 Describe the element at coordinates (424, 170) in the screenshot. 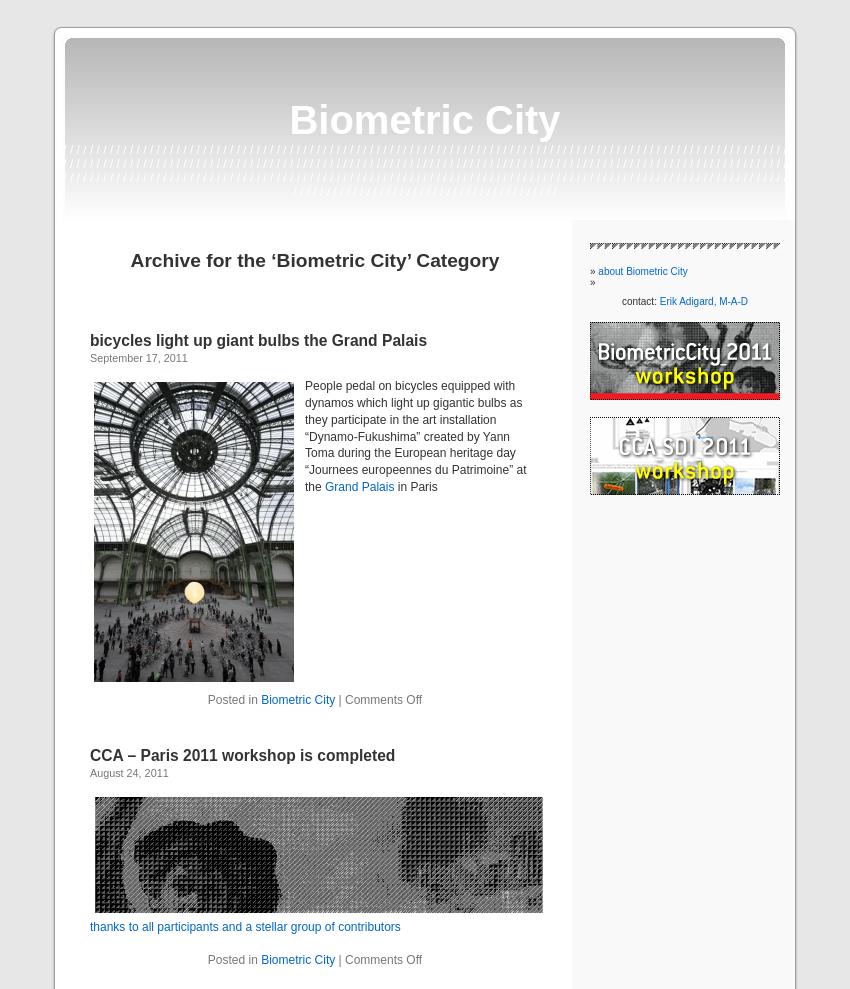

I see `'/ / / / / / / / / / / / / / / / / / / / / / / / / / / / / / / / / / / / / / / / / / / / / / / / / / / / / / / / / / / / / / / / / / / / / / / / / / / / / / / / / / / / / / / / / / / / / / / / / / / / / / / / / / / / / / / / / / / / / / / / / / / / / / / / / / / / / / / / / / / / / / / / / / / / / / / / / / / / / / / / / / / / / / / / / / / / / / / / / / / / / / / / / / / / / / / / / / / / / / / / / / / / / / / / / / / / / / / / / / / / / / / / / / / / / / / / / / / / / / / / / / / / / / / / / / / / / / / / / / / / / / / / / / / / / / / / / / / / / / / / / / / / / / / / / / / / / / / / / / / / / / / / / / / / / / / / / / / / / / / / / / / / / / / / / / / / / / / / / / / / / / / / / / / / / / / / / / / / / / / / / / / / / / / / / / / / /'` at that location.